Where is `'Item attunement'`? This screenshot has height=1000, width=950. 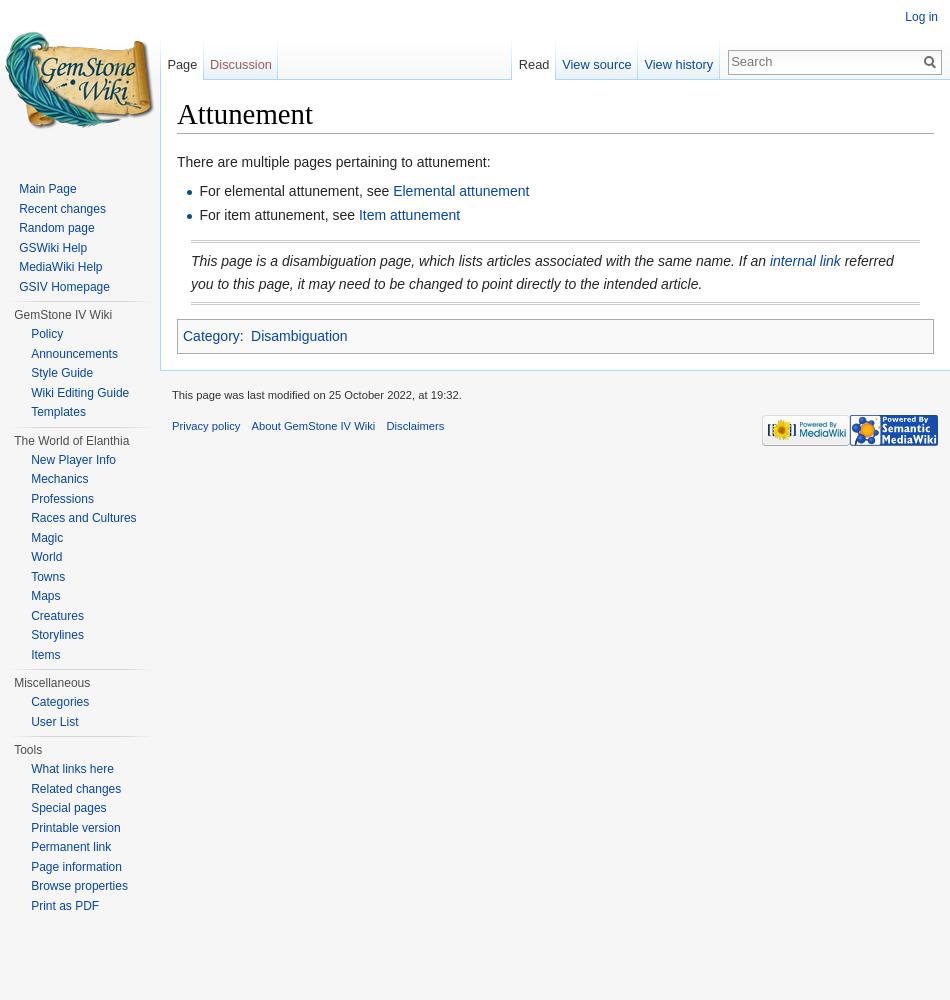
'Item attunement' is located at coordinates (407, 214).